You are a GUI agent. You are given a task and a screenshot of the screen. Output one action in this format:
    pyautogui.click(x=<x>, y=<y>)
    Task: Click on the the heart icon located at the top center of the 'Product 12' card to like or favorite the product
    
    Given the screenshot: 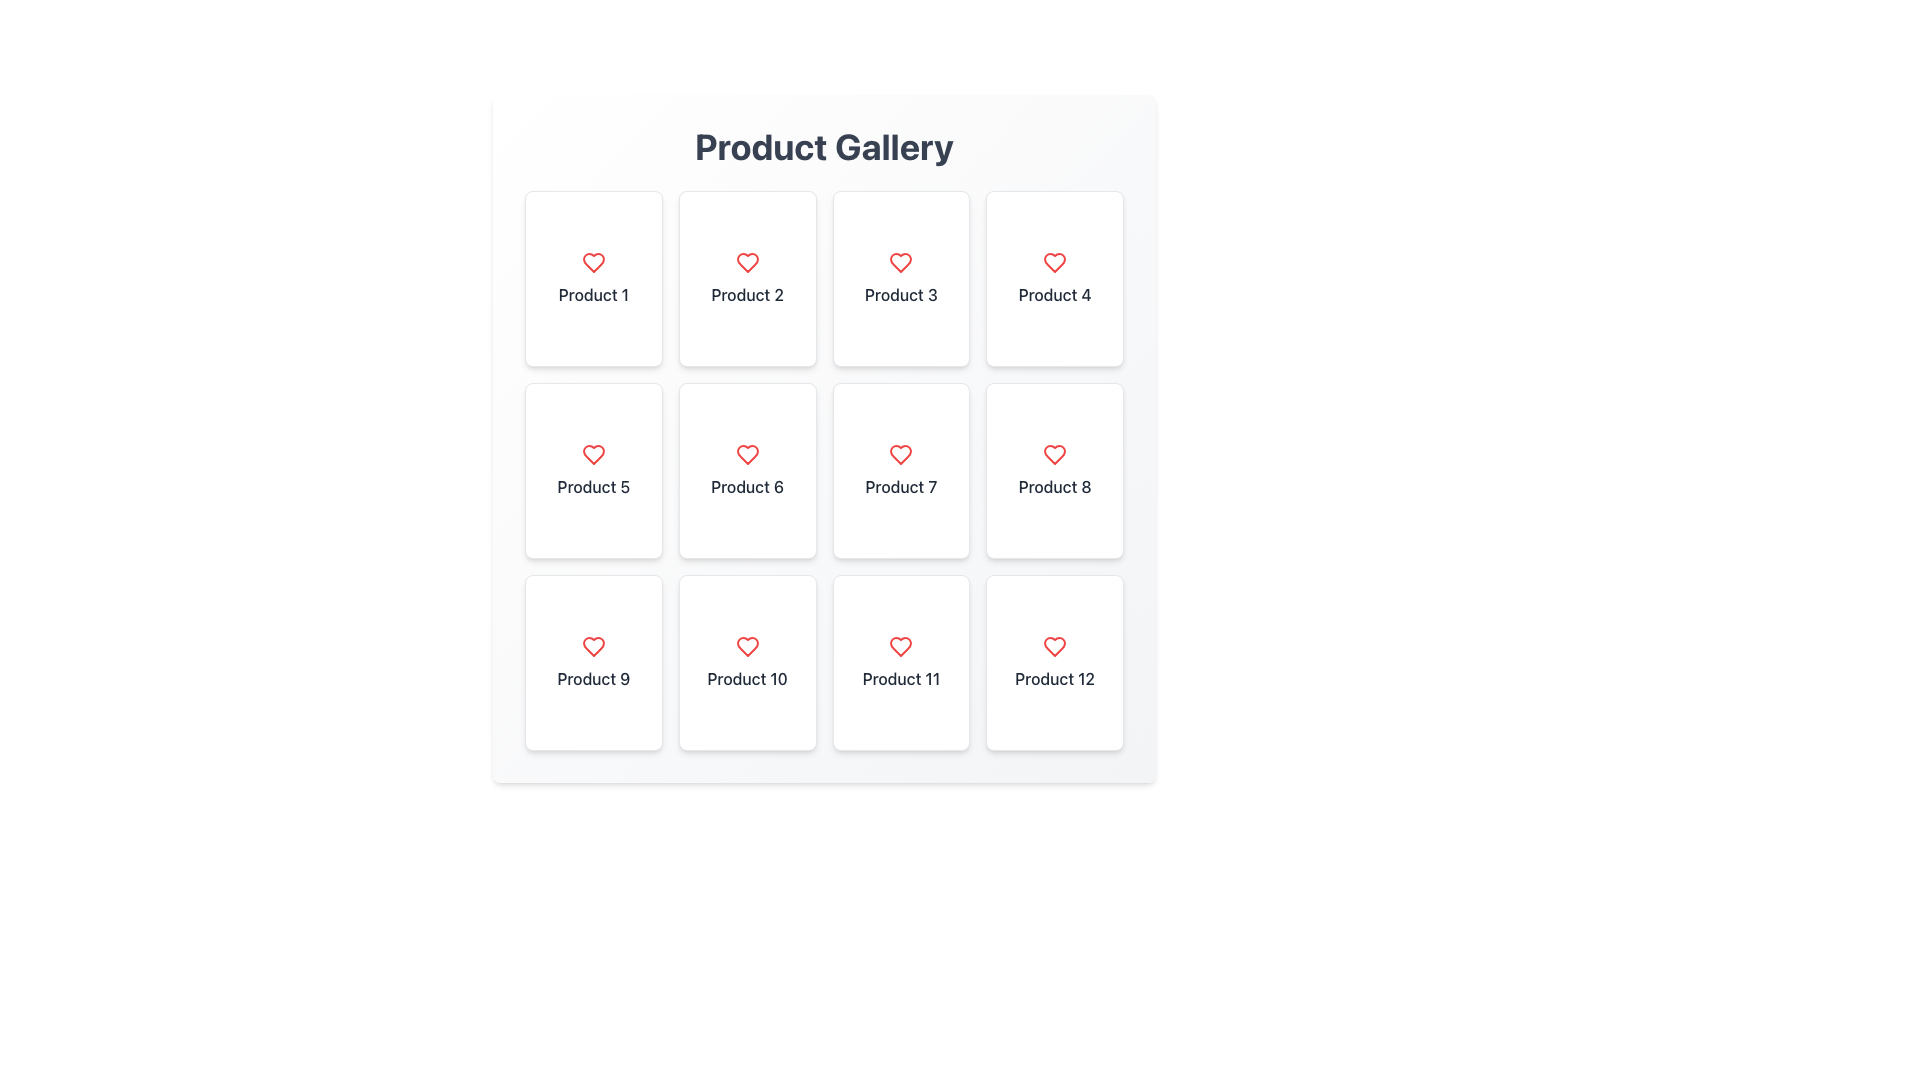 What is the action you would take?
    pyautogui.click(x=1054, y=647)
    